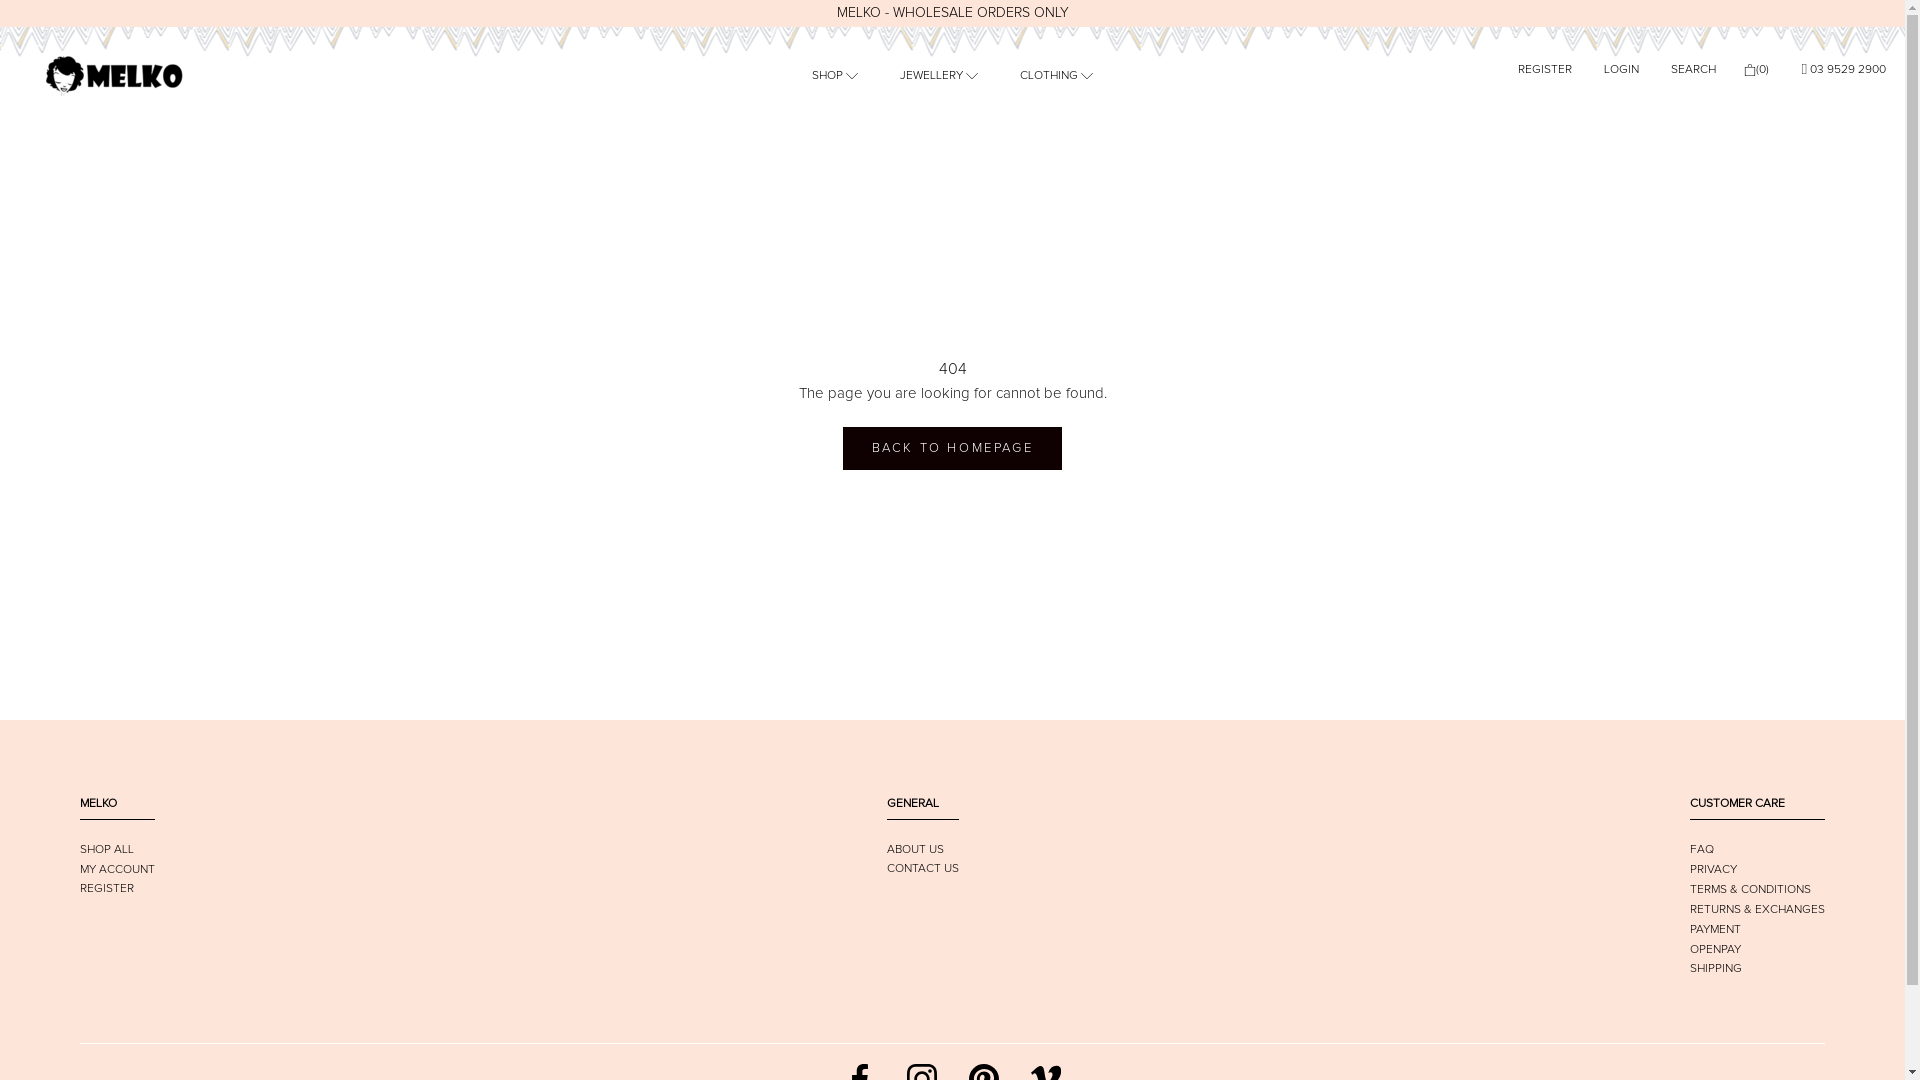 The image size is (1920, 1080). I want to click on 'PRIVACY', so click(1688, 869).